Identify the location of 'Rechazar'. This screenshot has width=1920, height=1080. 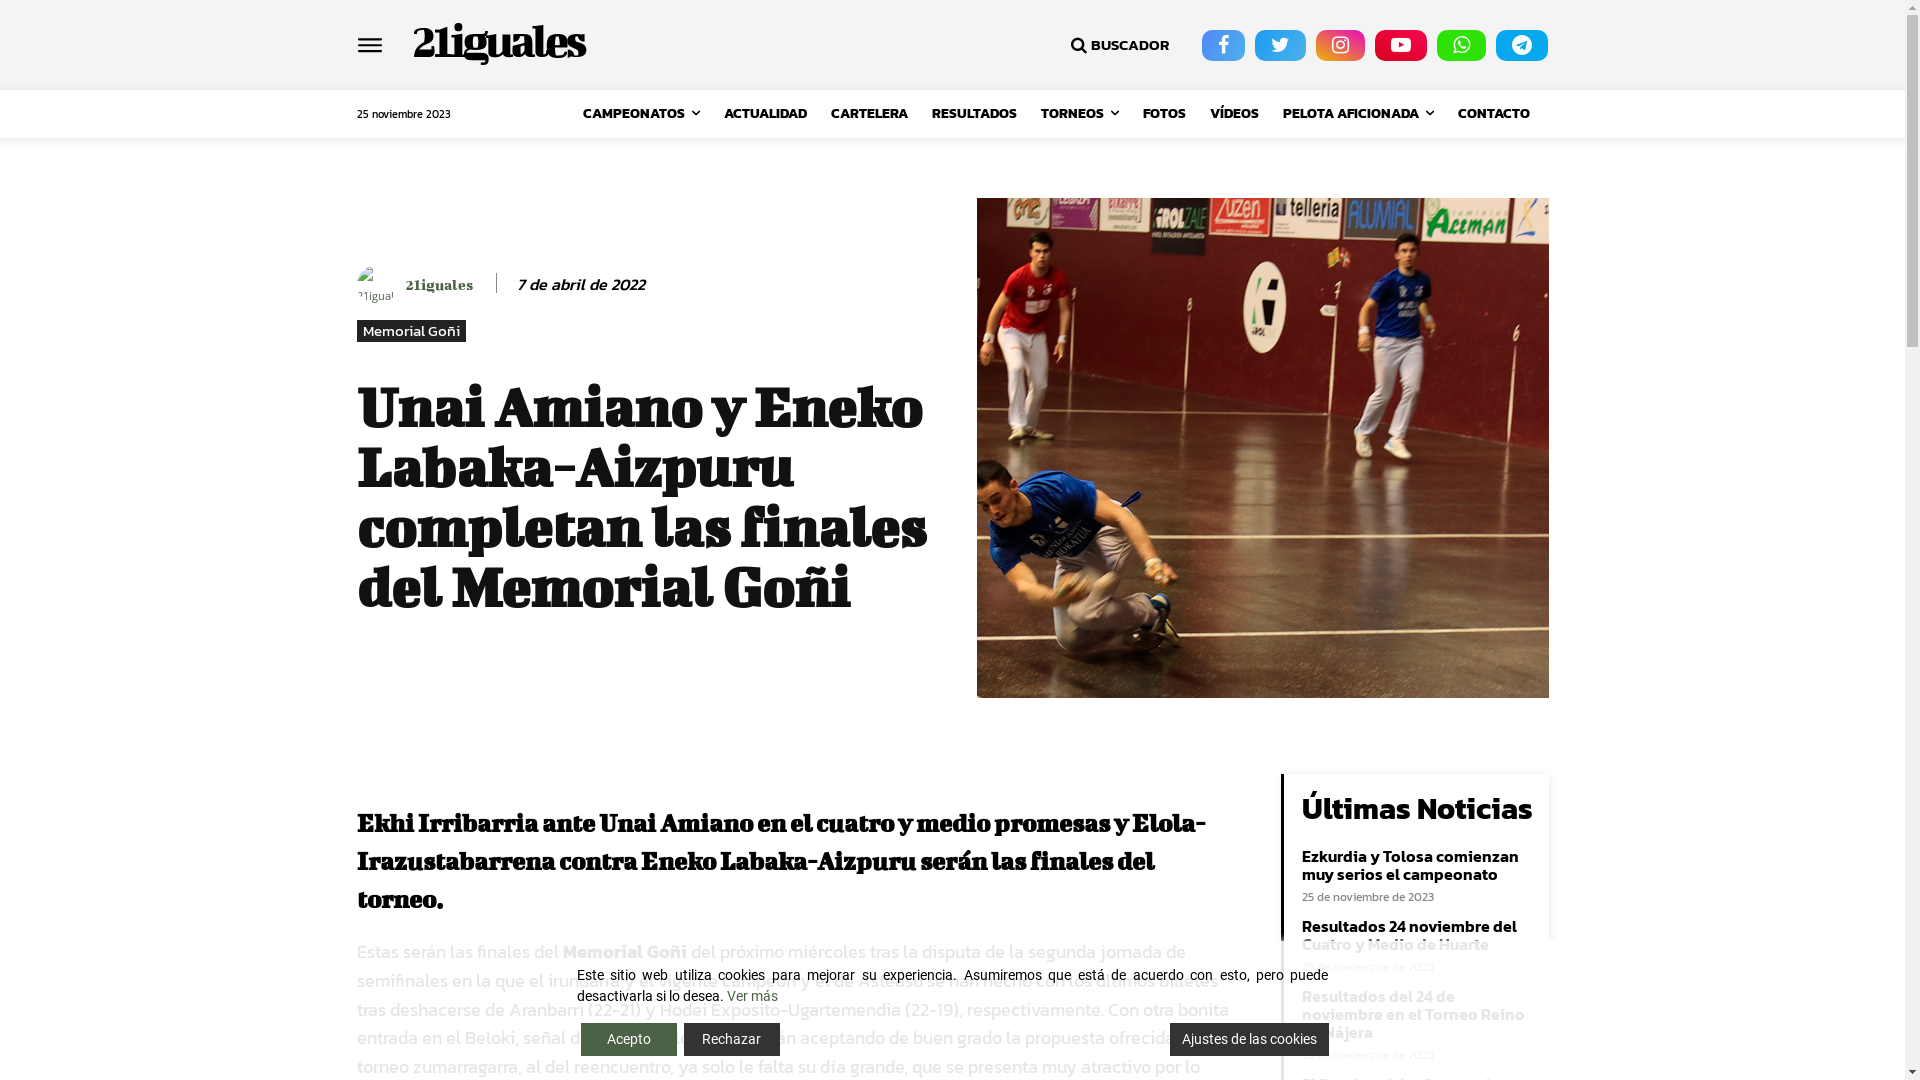
(730, 1038).